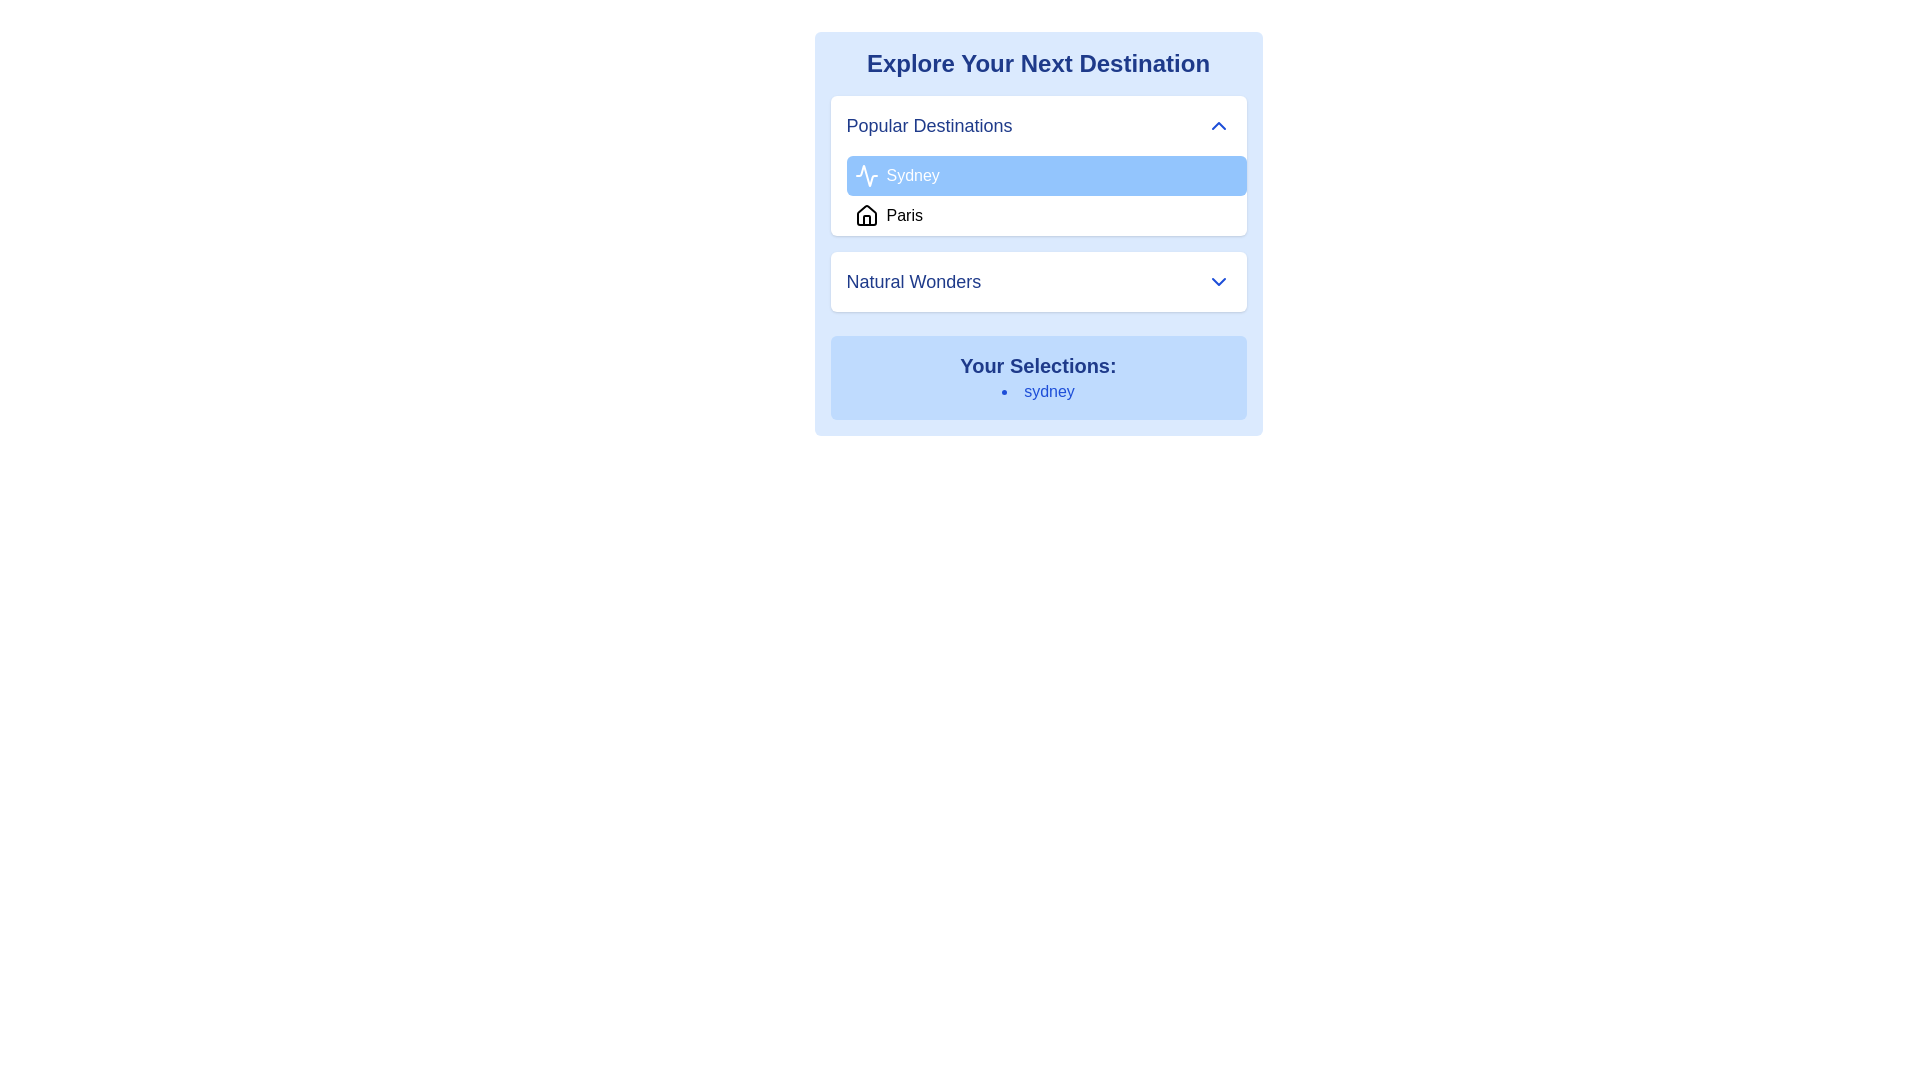  Describe the element at coordinates (912, 281) in the screenshot. I see `the text label displaying 'Natural Wonders', which is bold and blue, located underneath the 'Popular Destinations' dropdown` at that location.